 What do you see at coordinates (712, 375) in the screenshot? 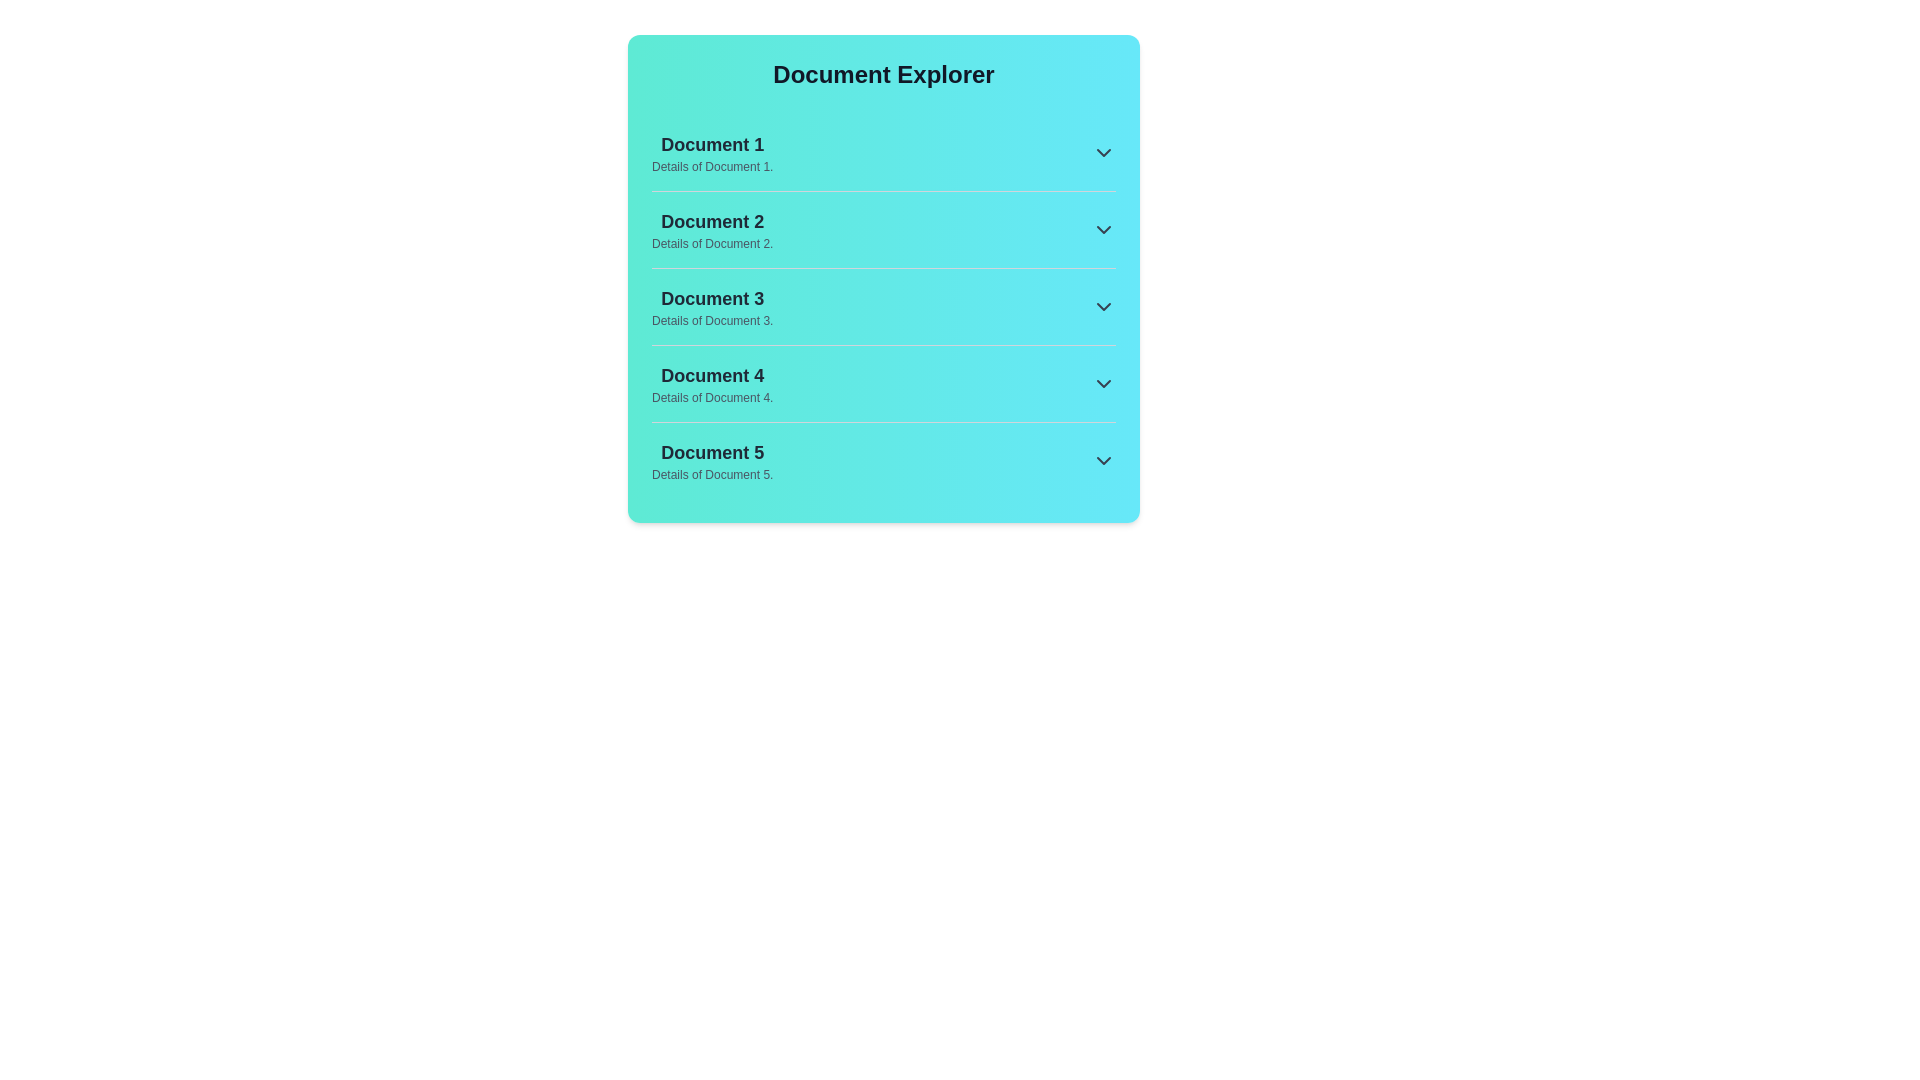
I see `the title and description of document 4` at bounding box center [712, 375].